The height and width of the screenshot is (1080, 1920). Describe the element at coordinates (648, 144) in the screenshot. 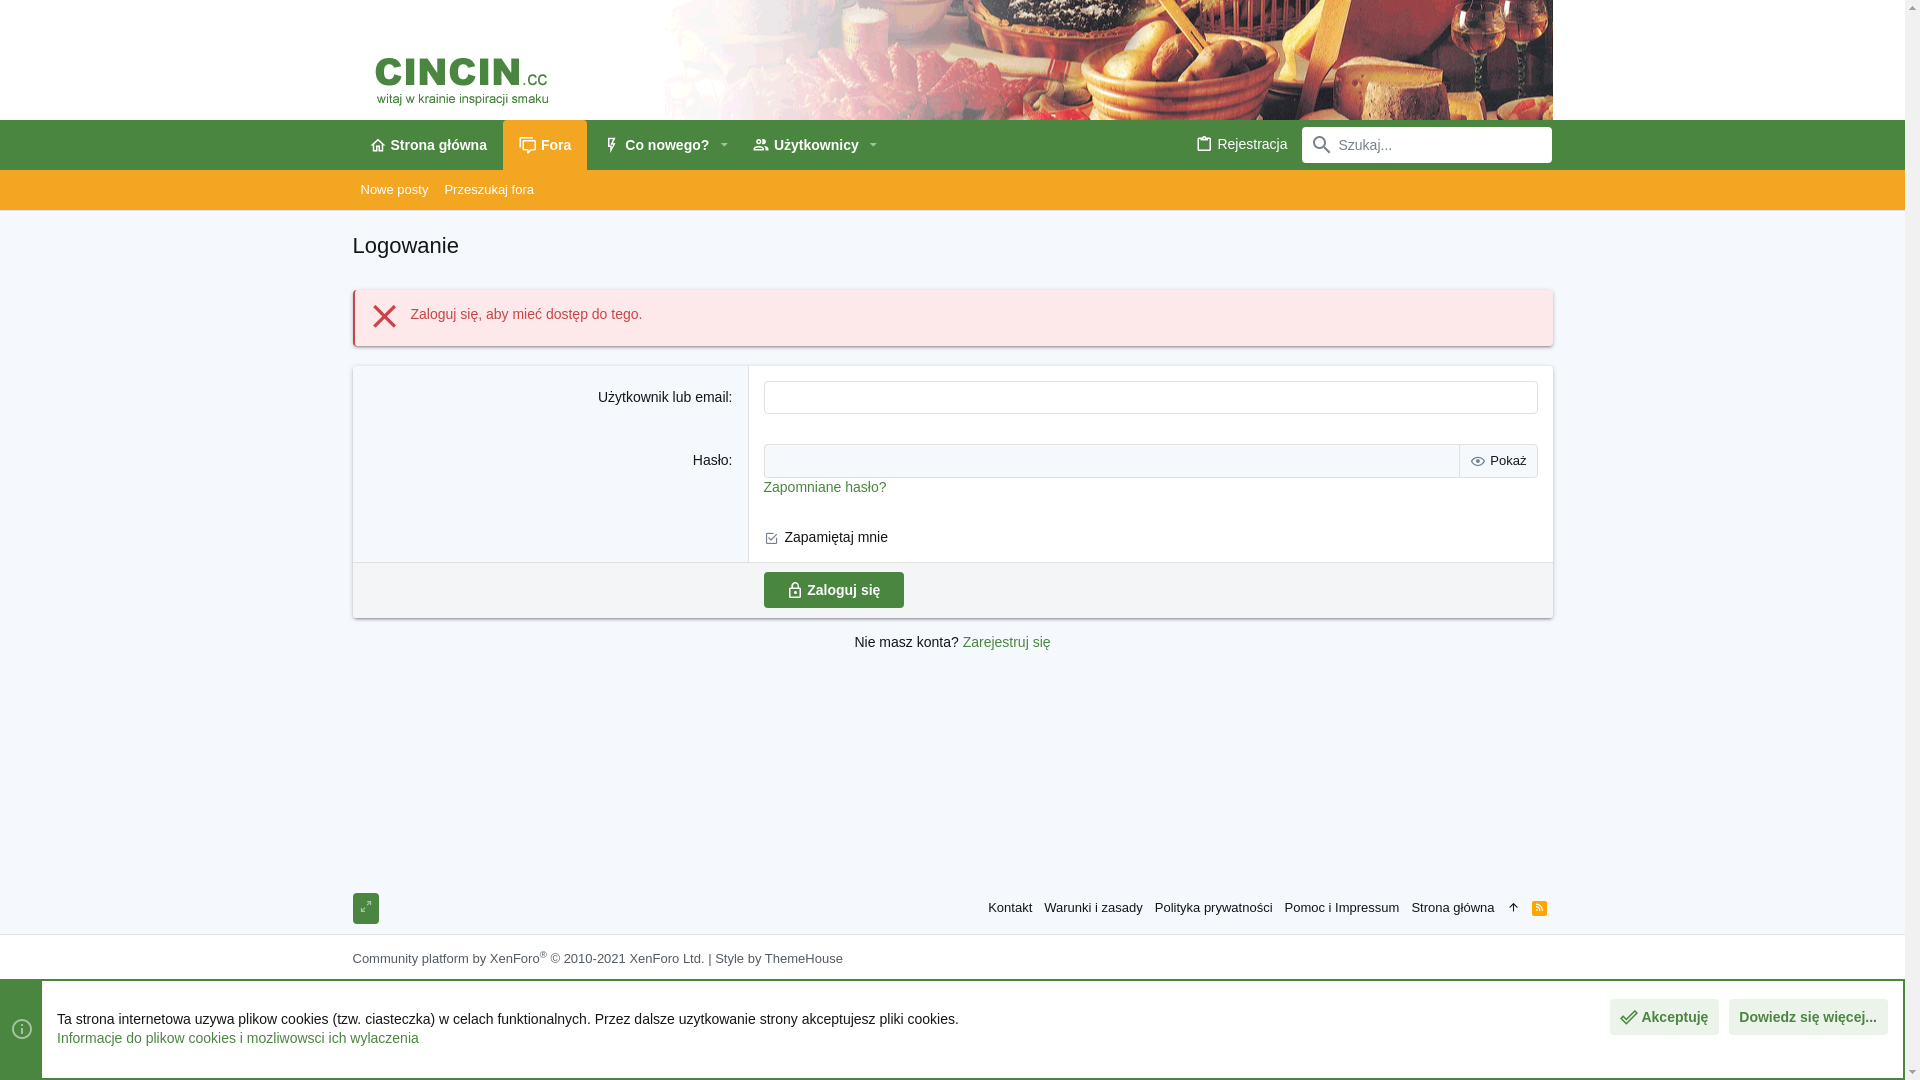

I see `'Co nowego?'` at that location.